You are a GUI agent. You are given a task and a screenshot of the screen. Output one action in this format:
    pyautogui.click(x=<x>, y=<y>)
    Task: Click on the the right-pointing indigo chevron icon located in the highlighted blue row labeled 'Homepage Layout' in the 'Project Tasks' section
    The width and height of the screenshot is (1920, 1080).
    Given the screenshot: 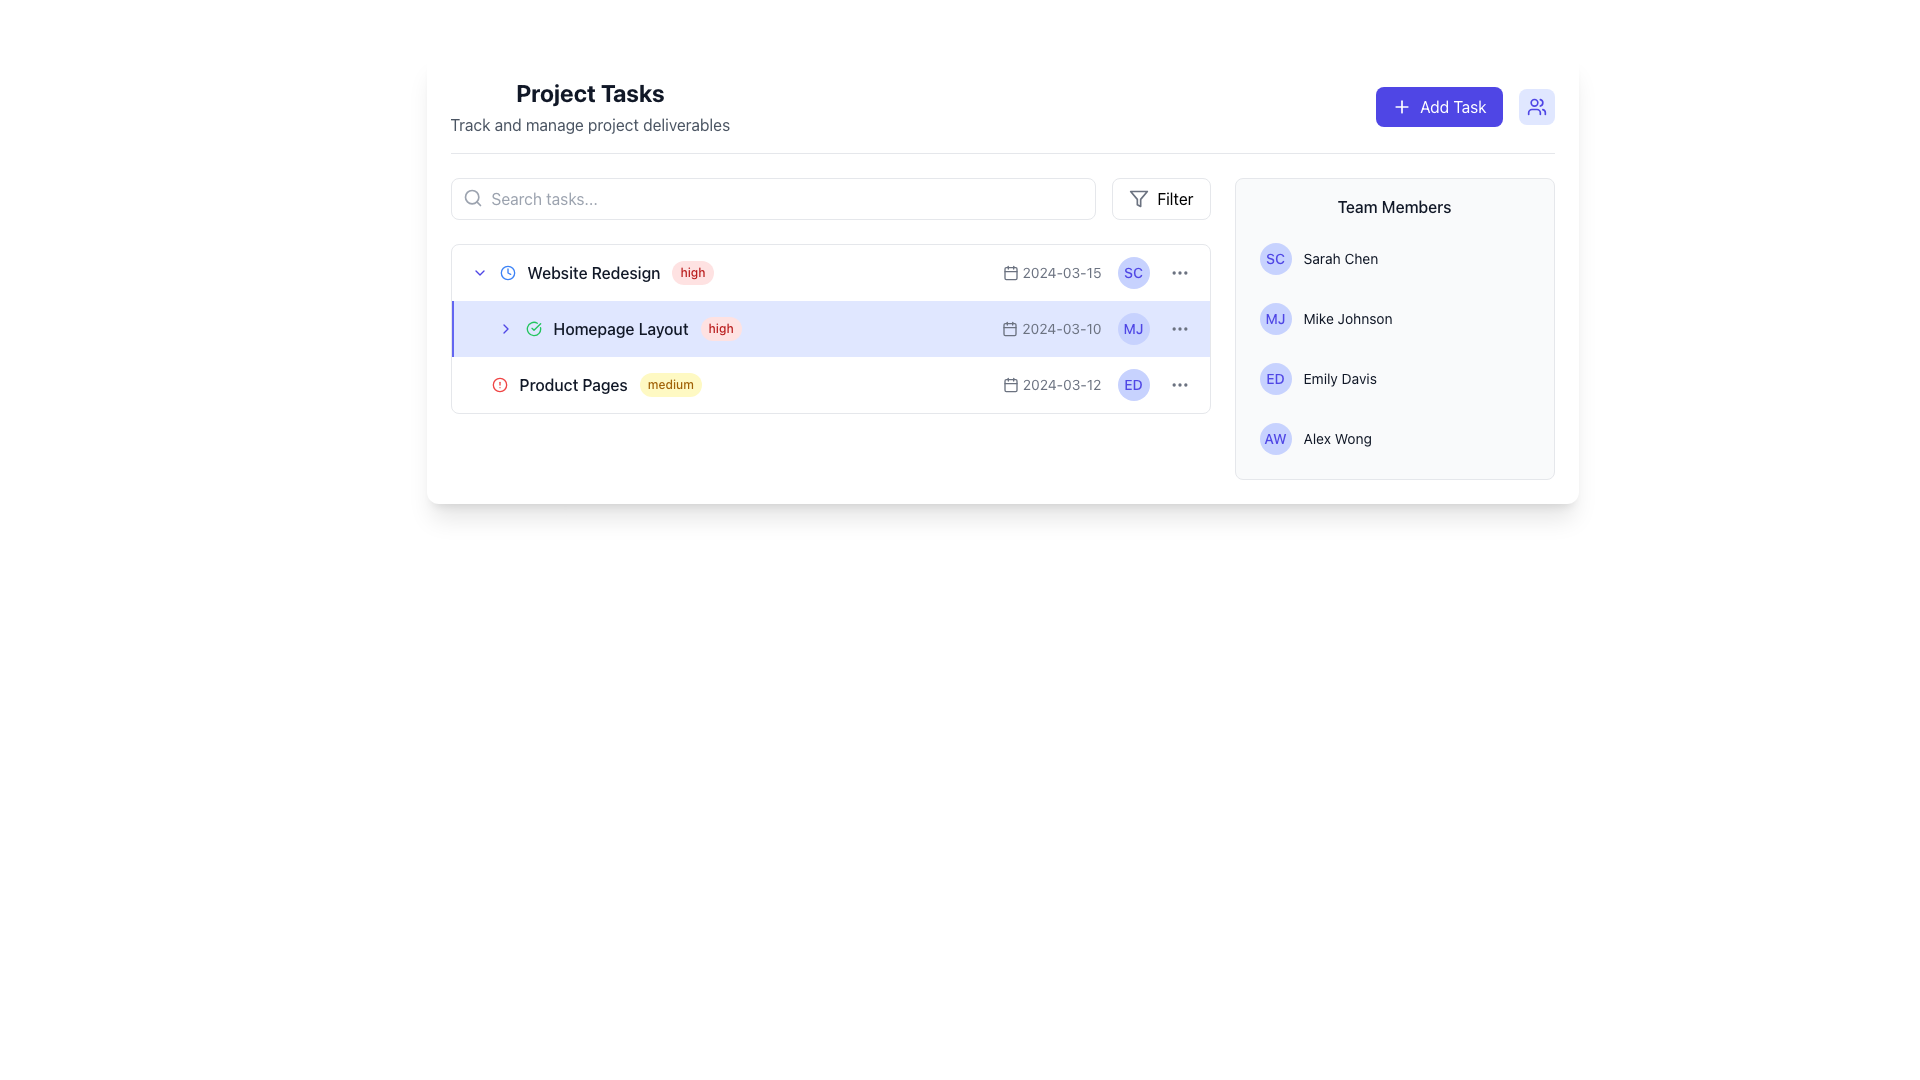 What is the action you would take?
    pyautogui.click(x=505, y=327)
    